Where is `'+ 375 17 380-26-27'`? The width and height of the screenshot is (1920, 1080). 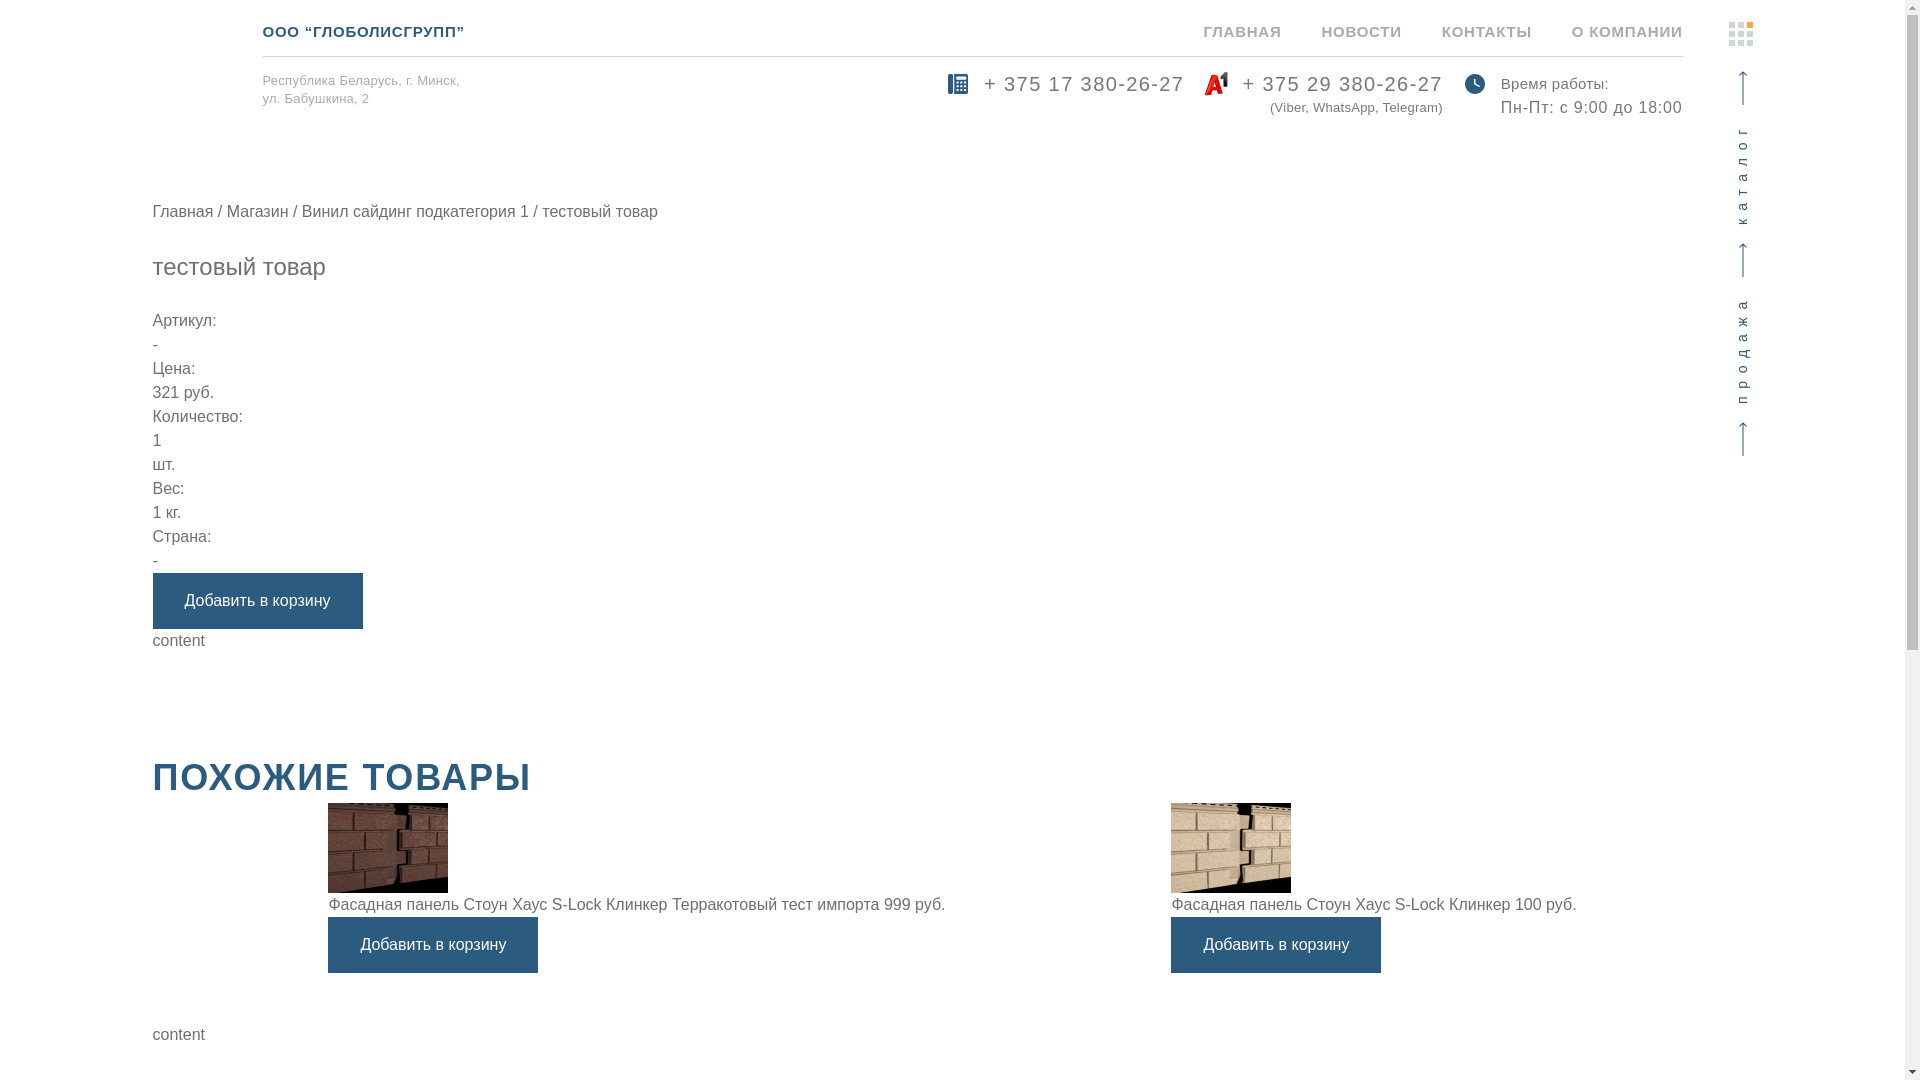
'+ 375 17 380-26-27' is located at coordinates (1064, 96).